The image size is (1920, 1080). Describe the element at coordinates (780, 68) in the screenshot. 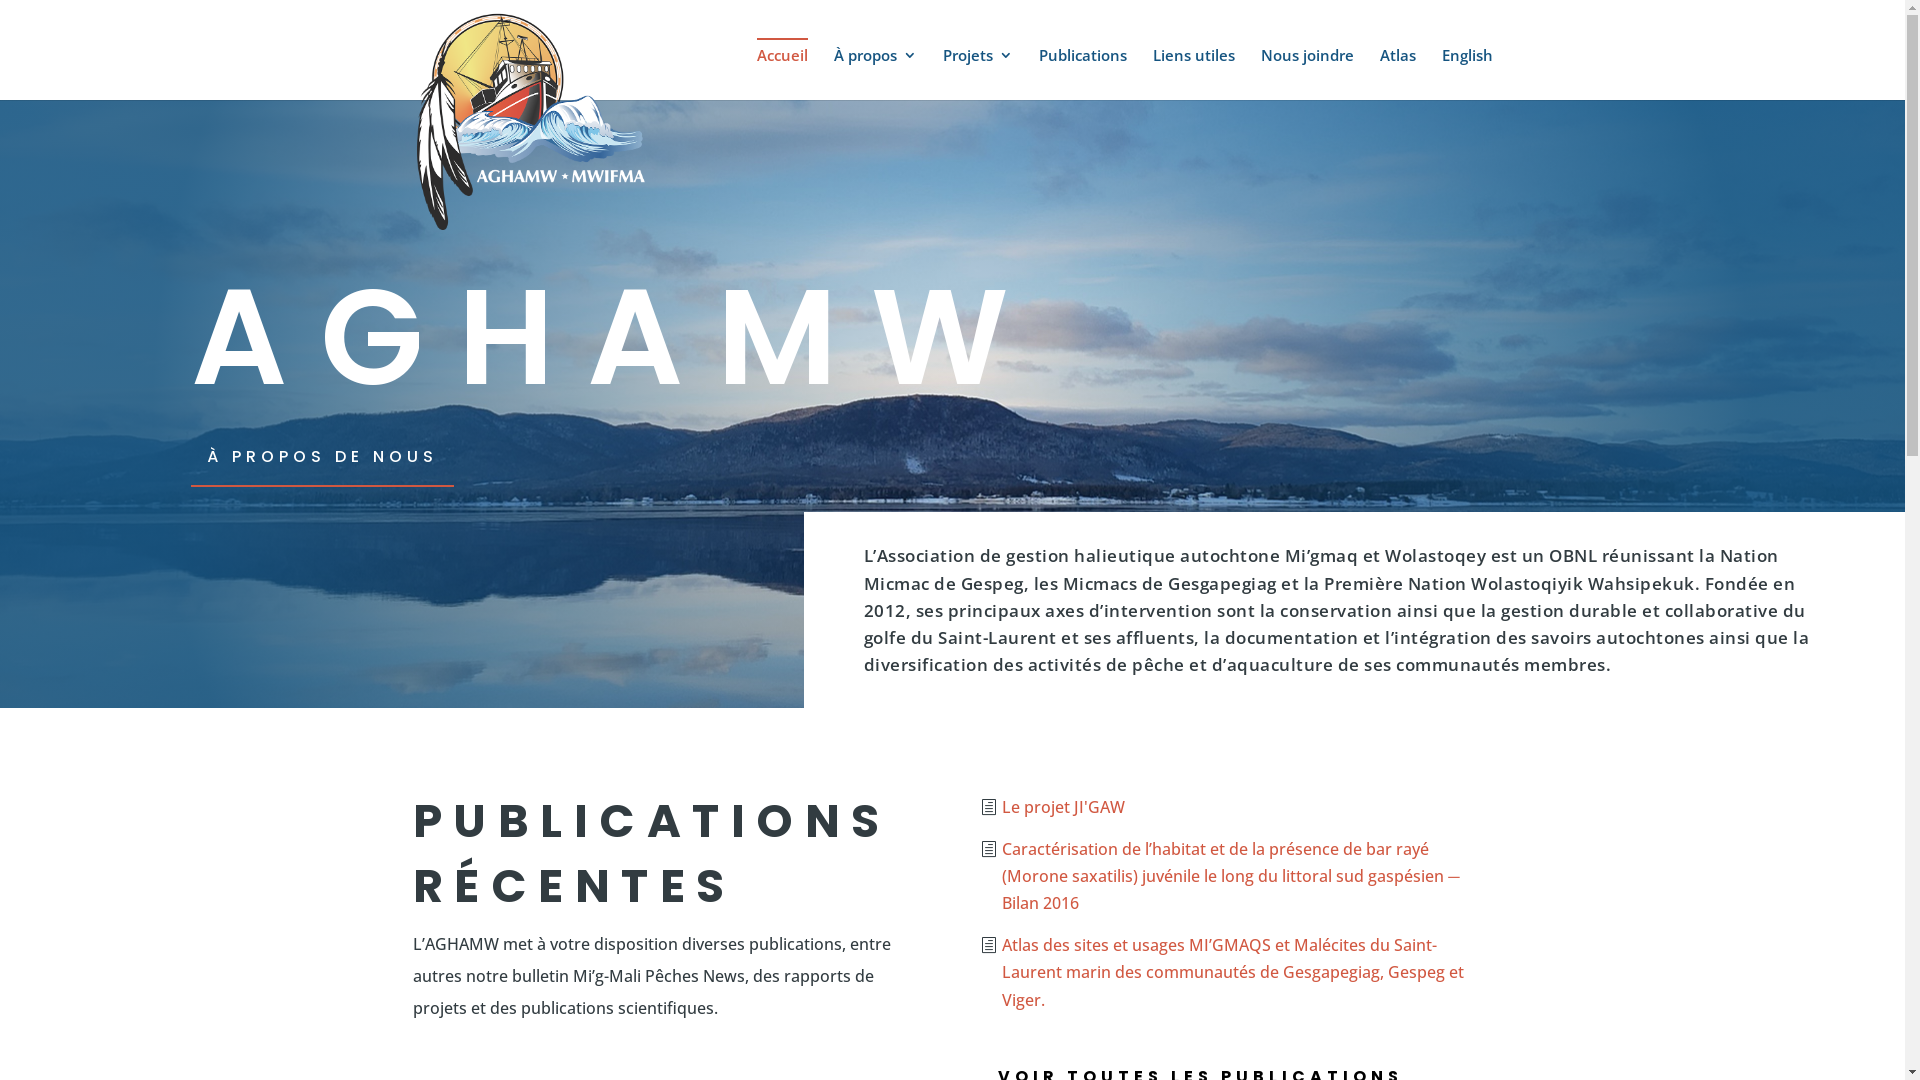

I see `'Accueil'` at that location.